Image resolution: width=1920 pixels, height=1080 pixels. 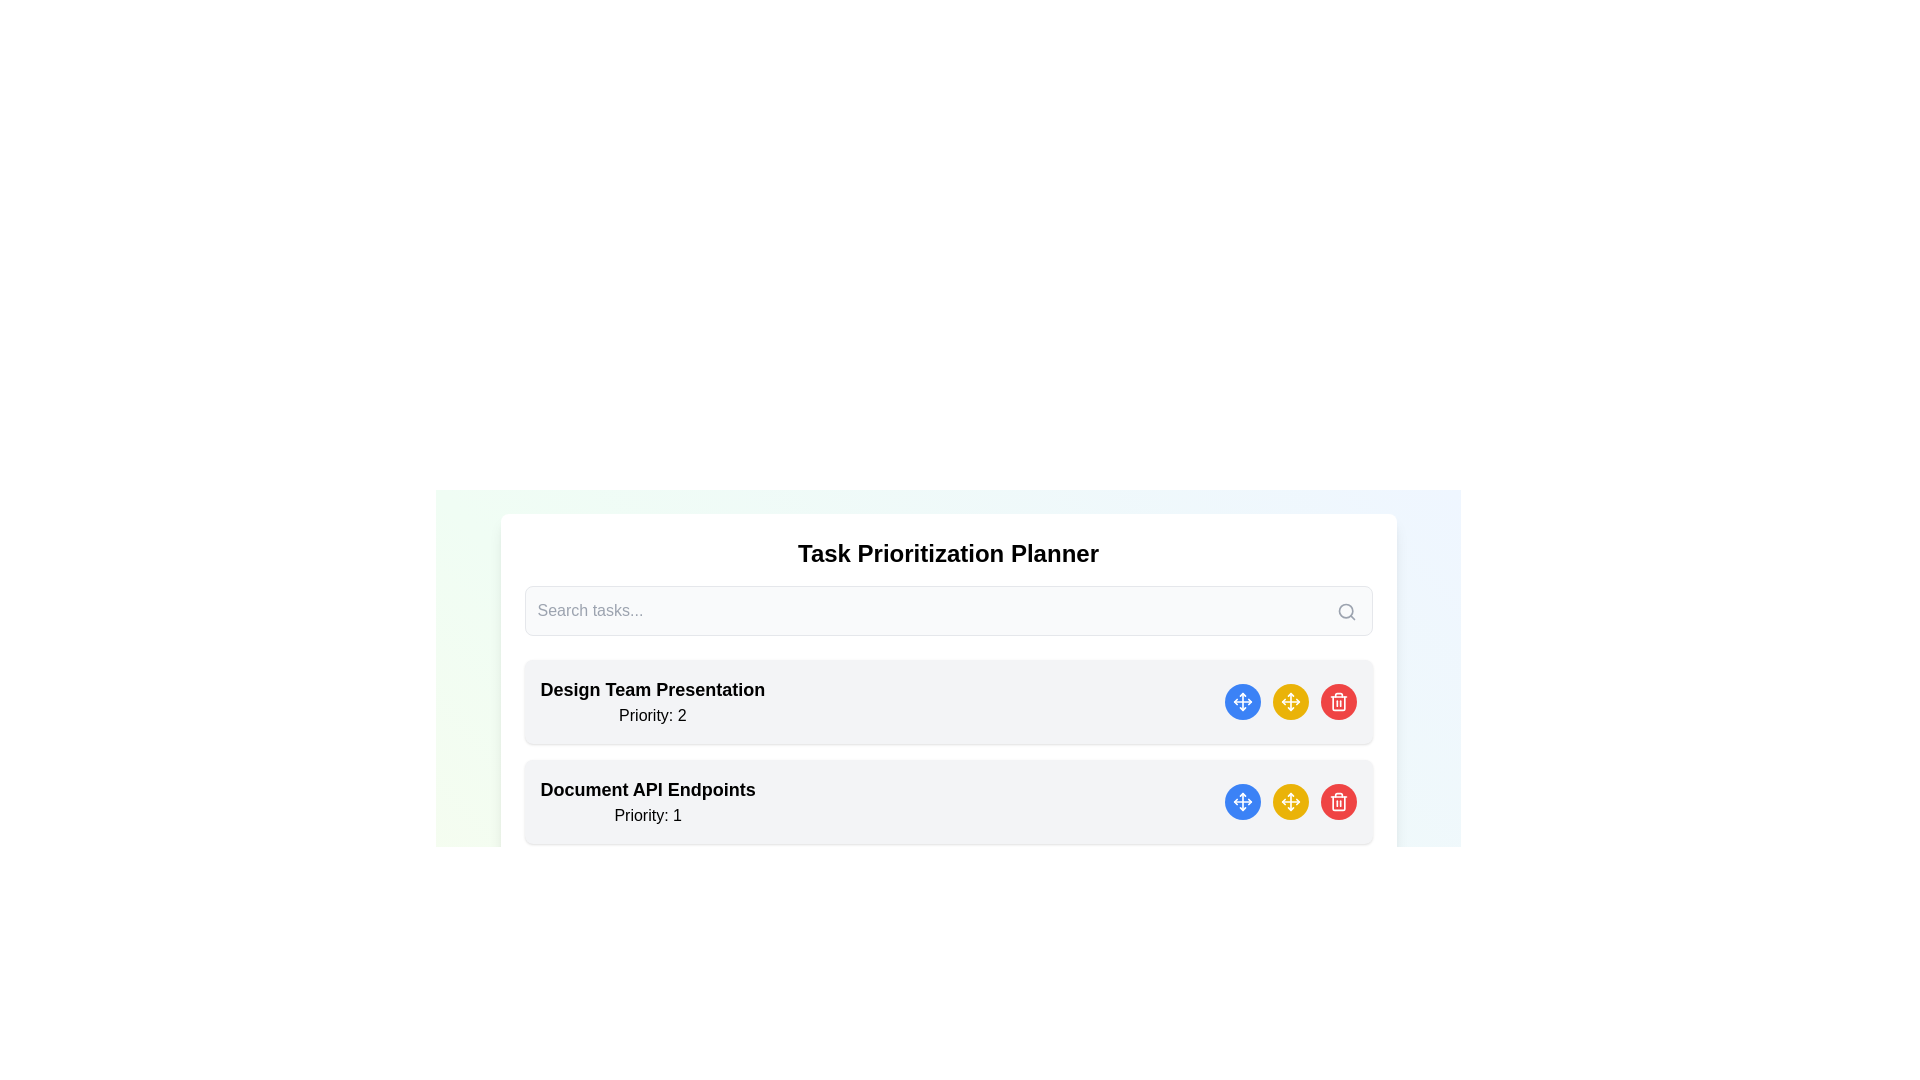 What do you see at coordinates (652, 715) in the screenshot?
I see `the text label displaying 'Priority: 2', which is located directly under the title 'Design Team Presentation' in the task prioritization interface` at bounding box center [652, 715].